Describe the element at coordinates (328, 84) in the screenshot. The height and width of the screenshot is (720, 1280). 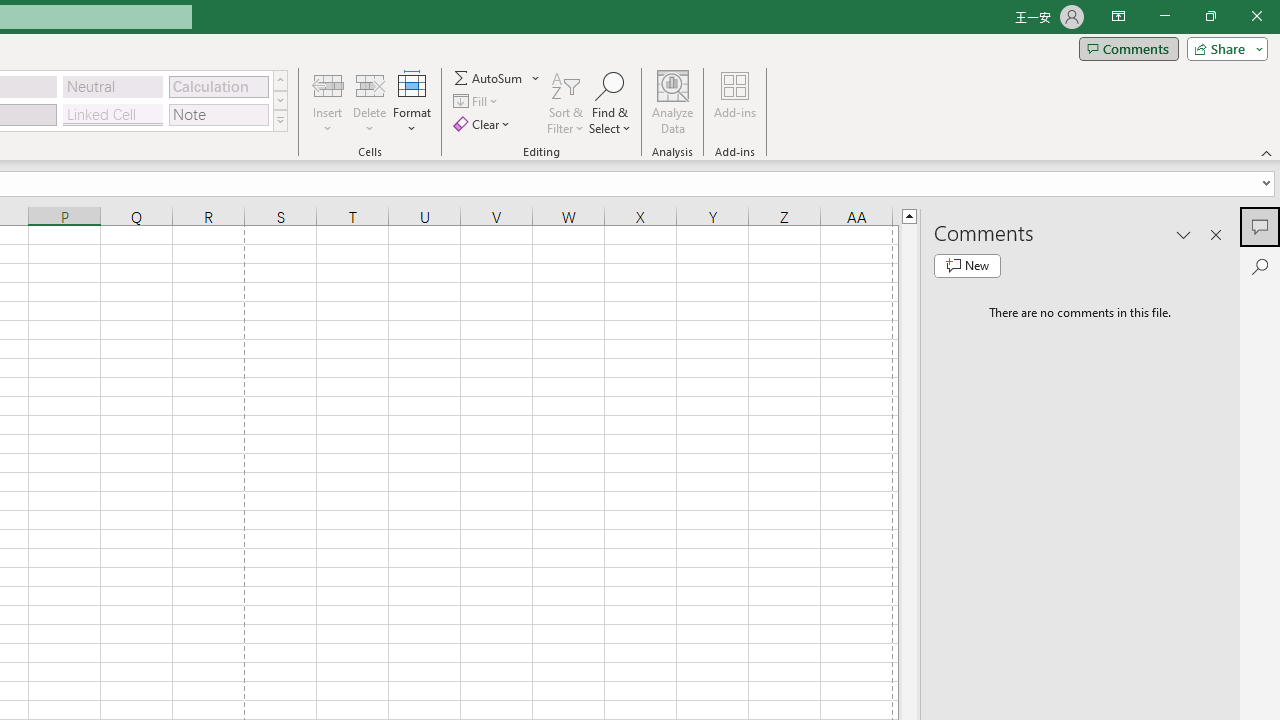
I see `'Insert Cells'` at that location.